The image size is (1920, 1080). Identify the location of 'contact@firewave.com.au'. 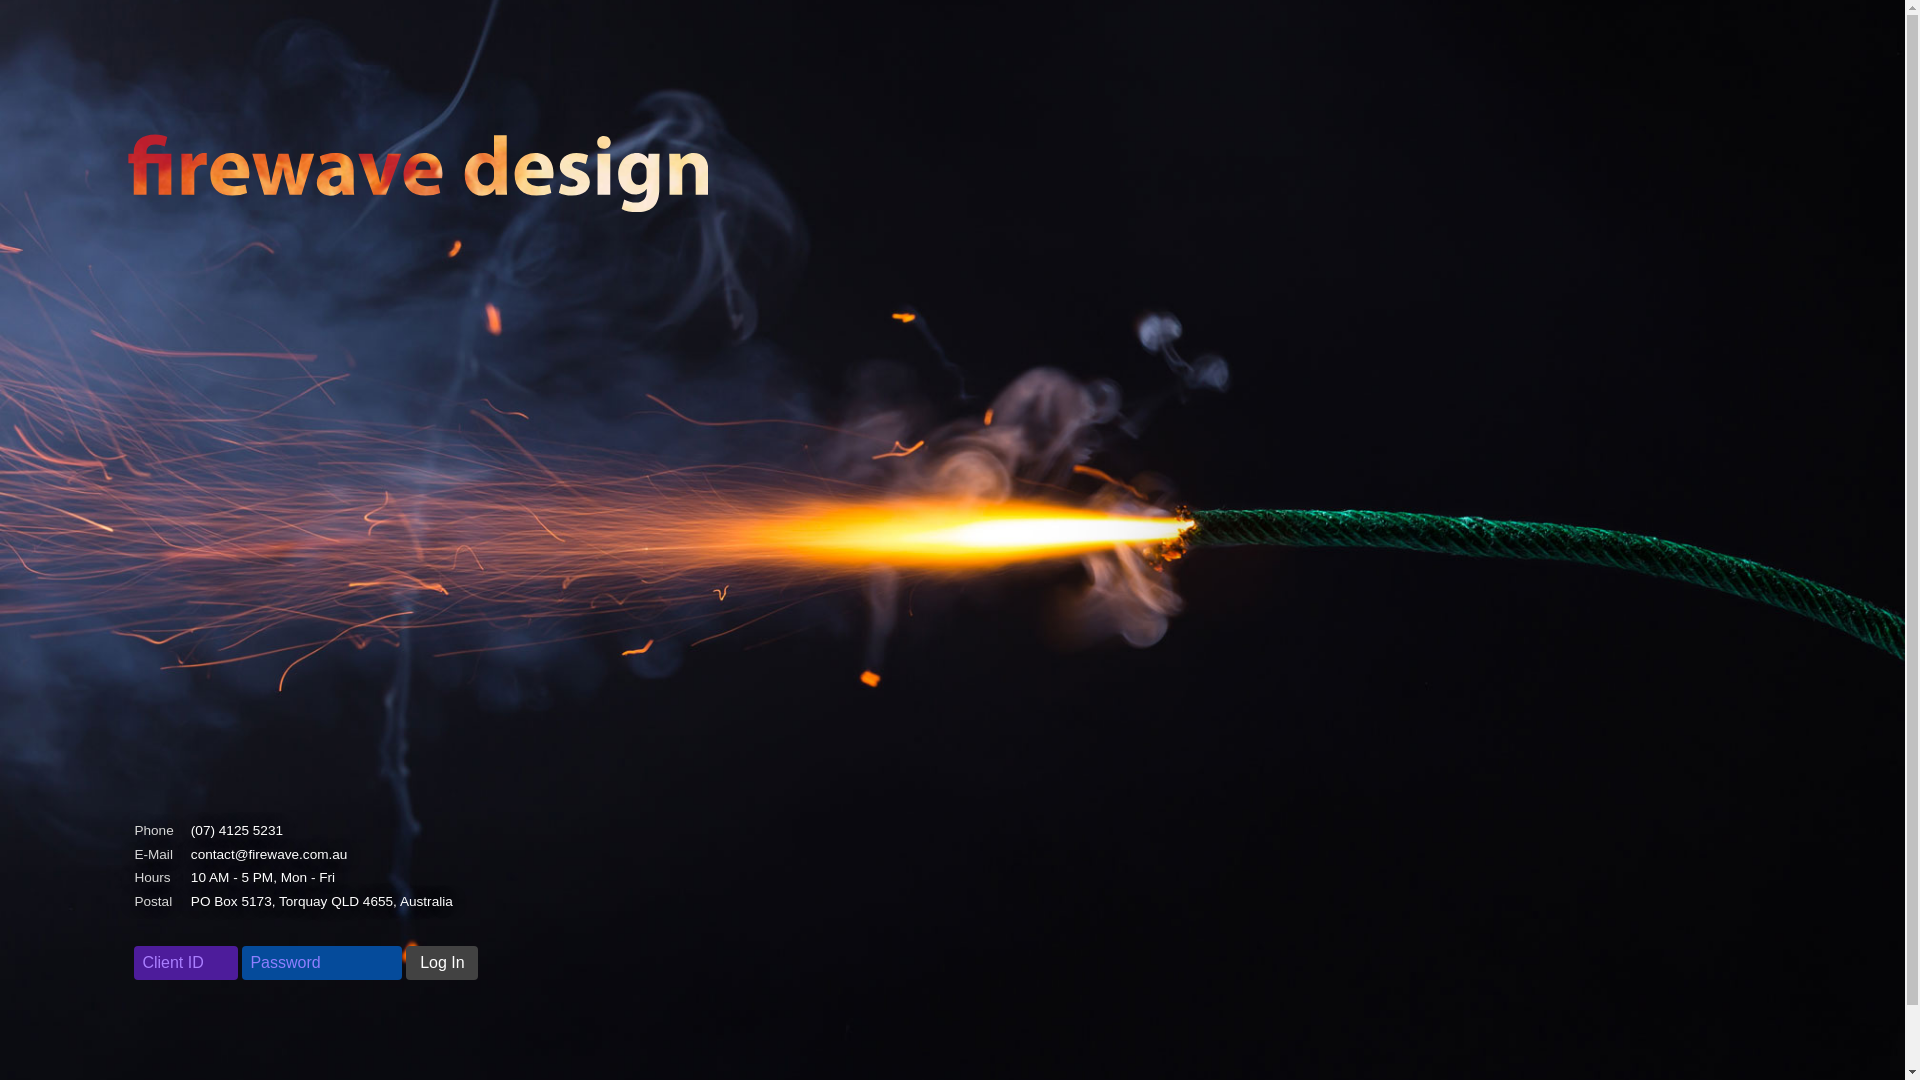
(268, 854).